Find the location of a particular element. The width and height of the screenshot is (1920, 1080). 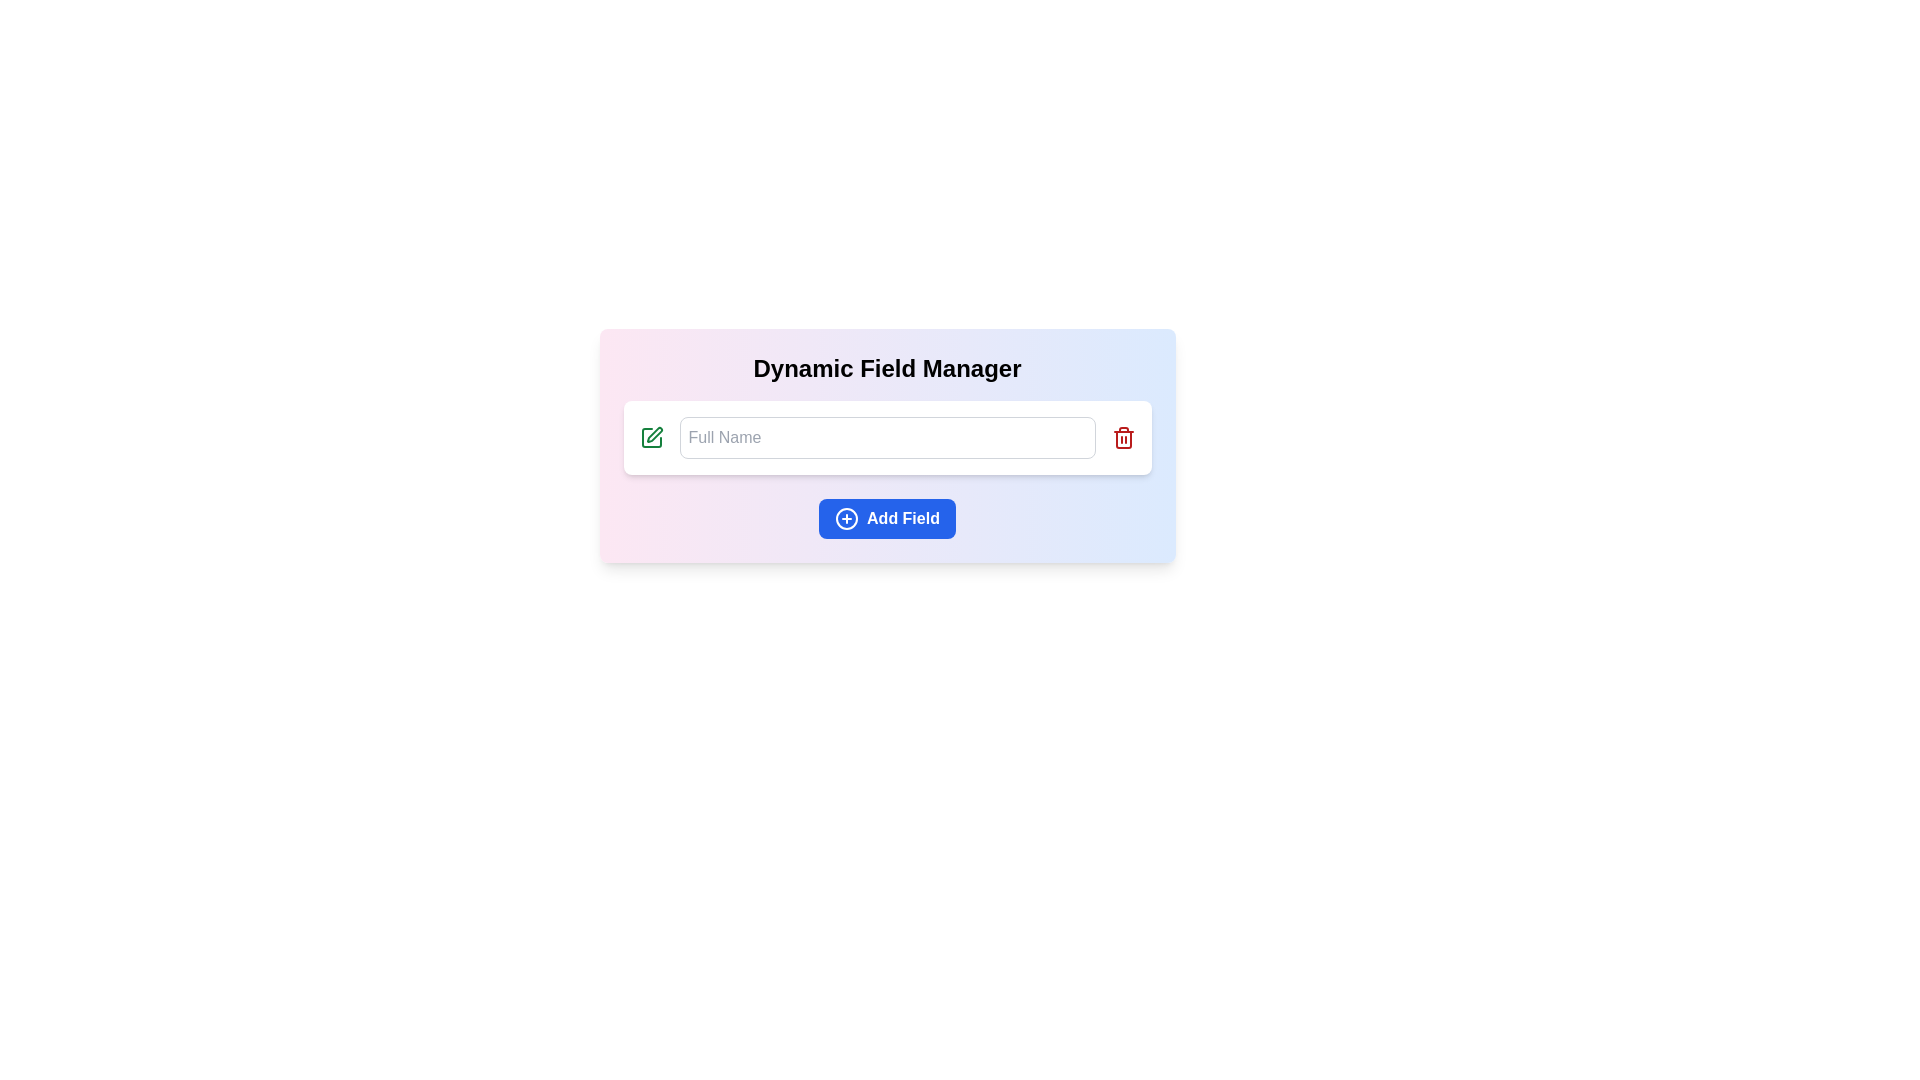

the red trash bin icon button located to the far right of the input field is located at coordinates (1123, 437).